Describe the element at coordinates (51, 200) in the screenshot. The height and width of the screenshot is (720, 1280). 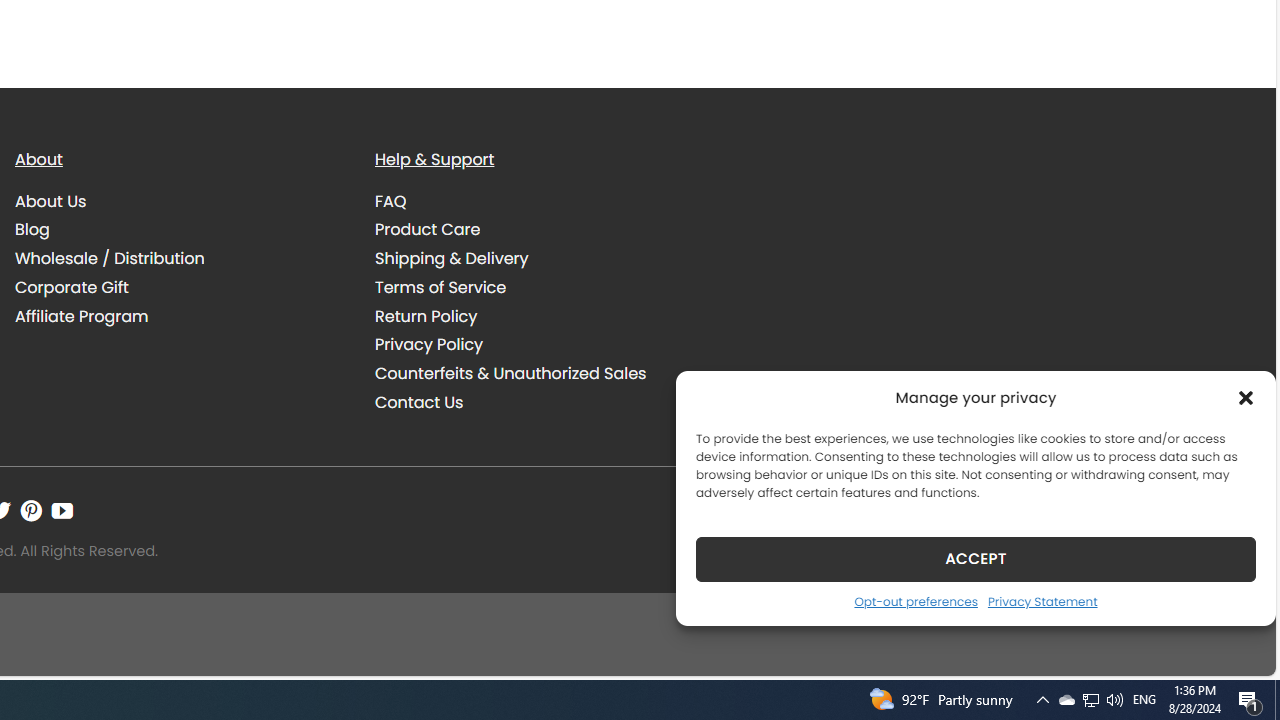
I see `'About Us'` at that location.